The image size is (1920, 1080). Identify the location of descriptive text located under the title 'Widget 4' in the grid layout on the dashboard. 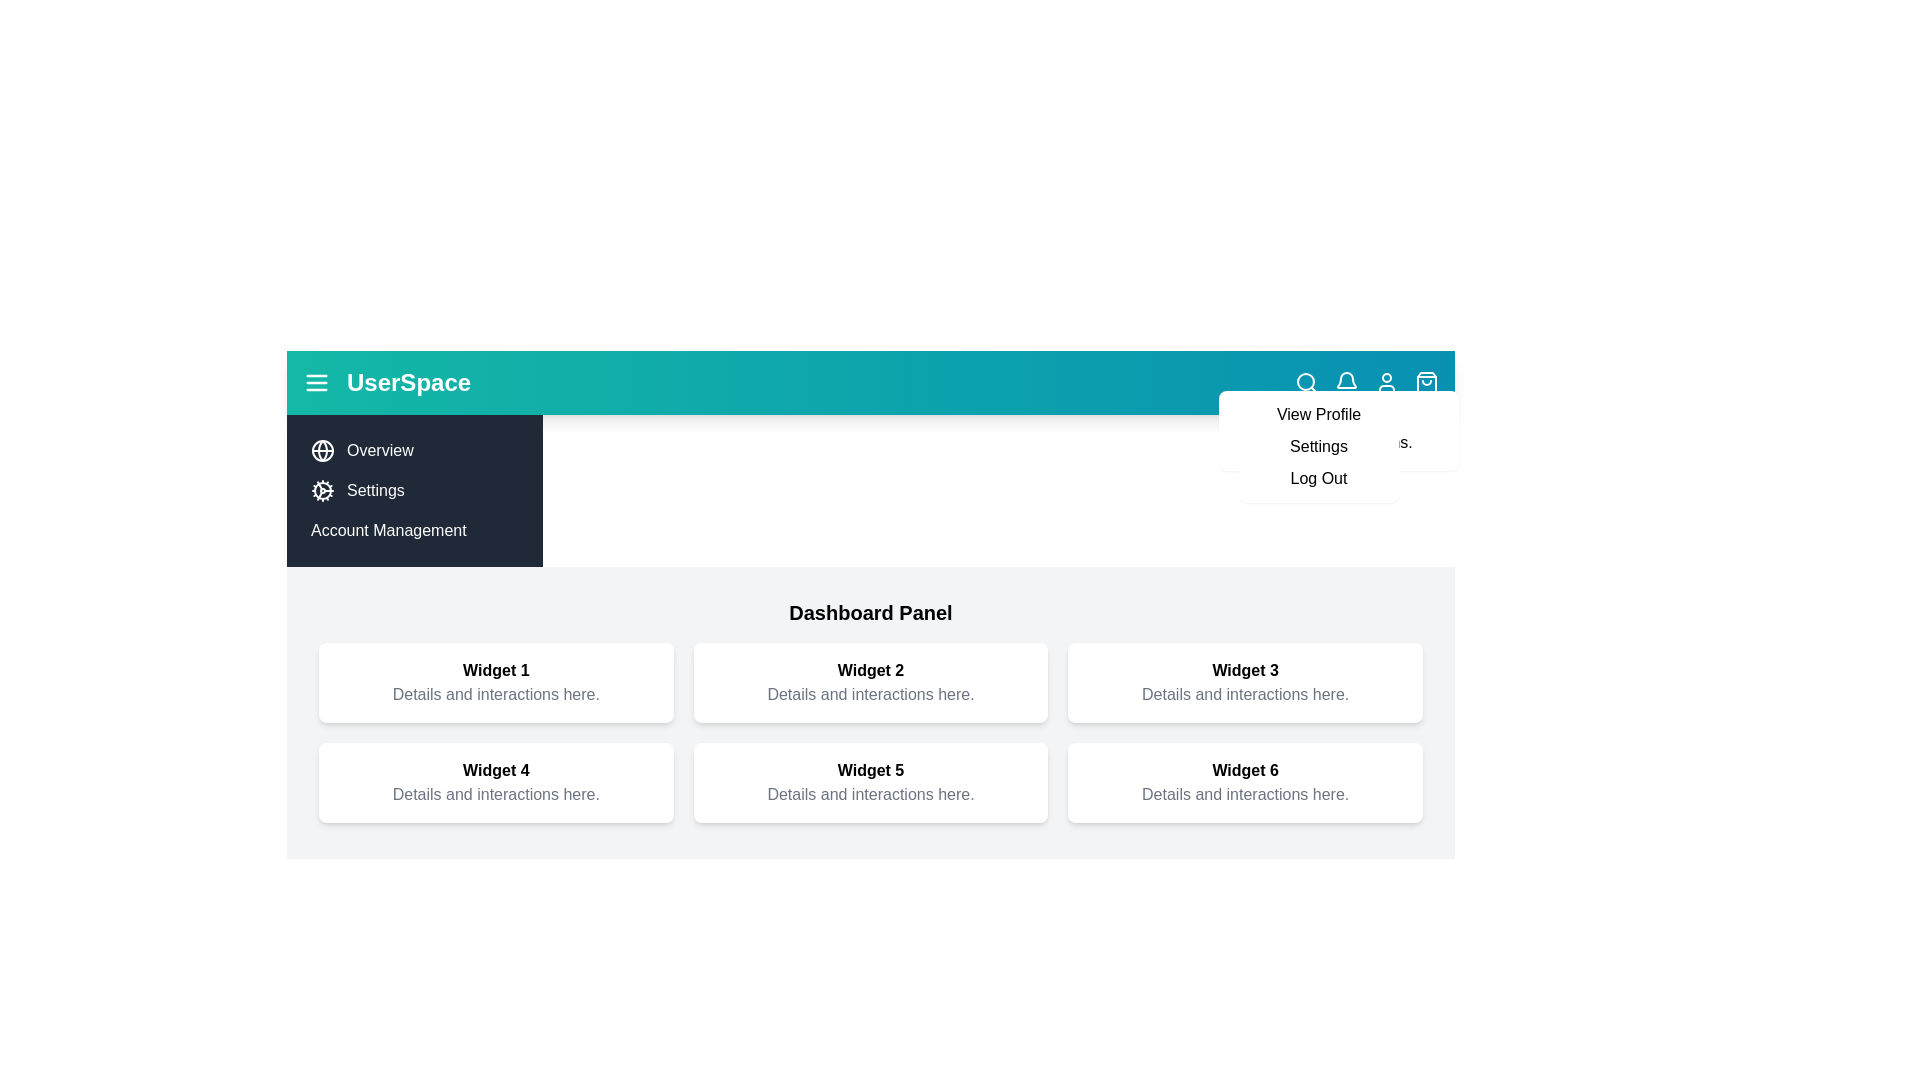
(496, 793).